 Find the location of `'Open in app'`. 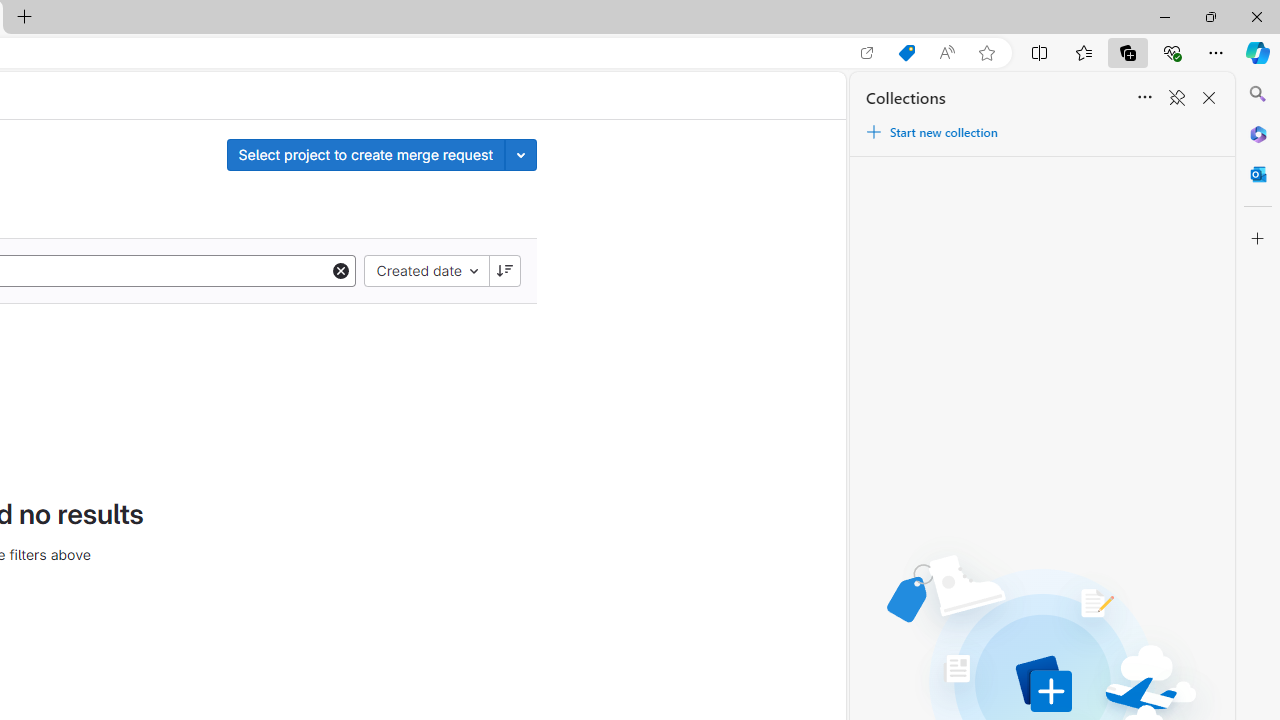

'Open in app' is located at coordinates (867, 52).